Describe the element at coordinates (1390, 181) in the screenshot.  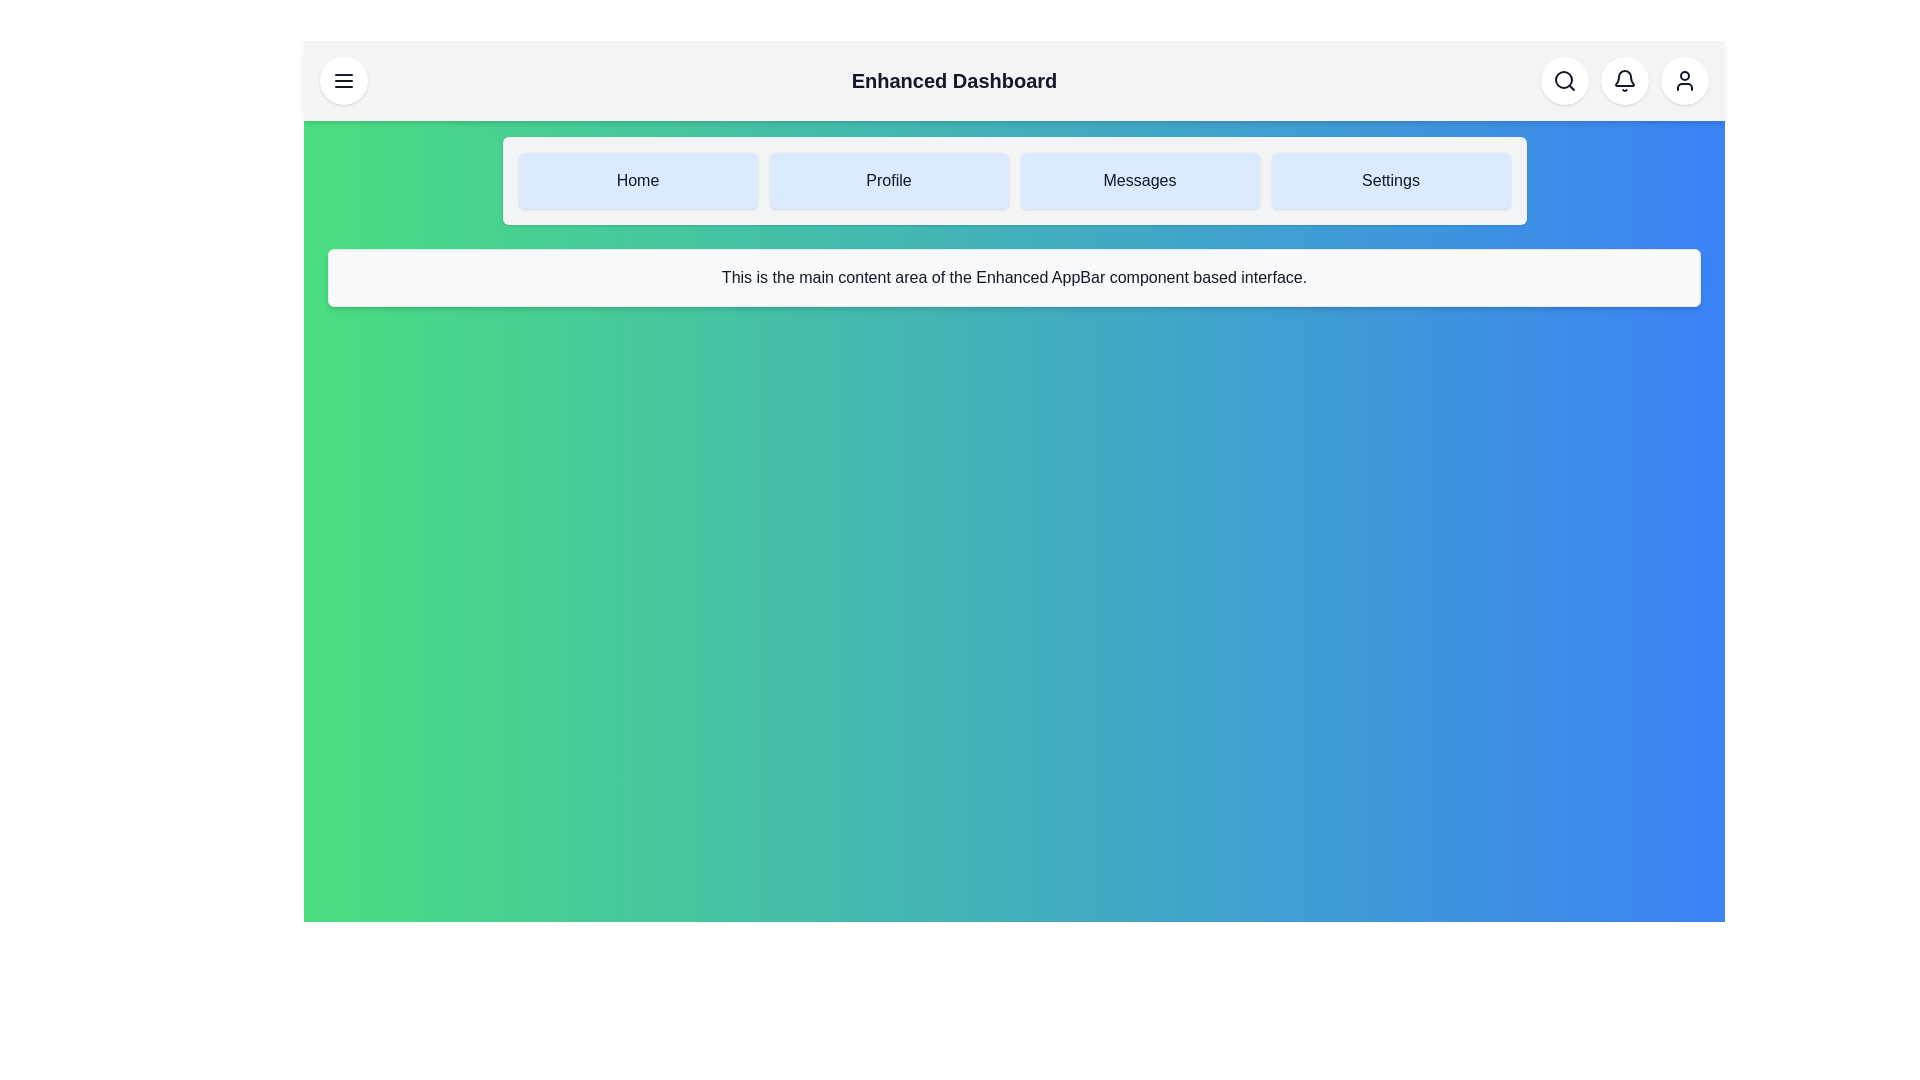
I see `the navigation item Settings` at that location.